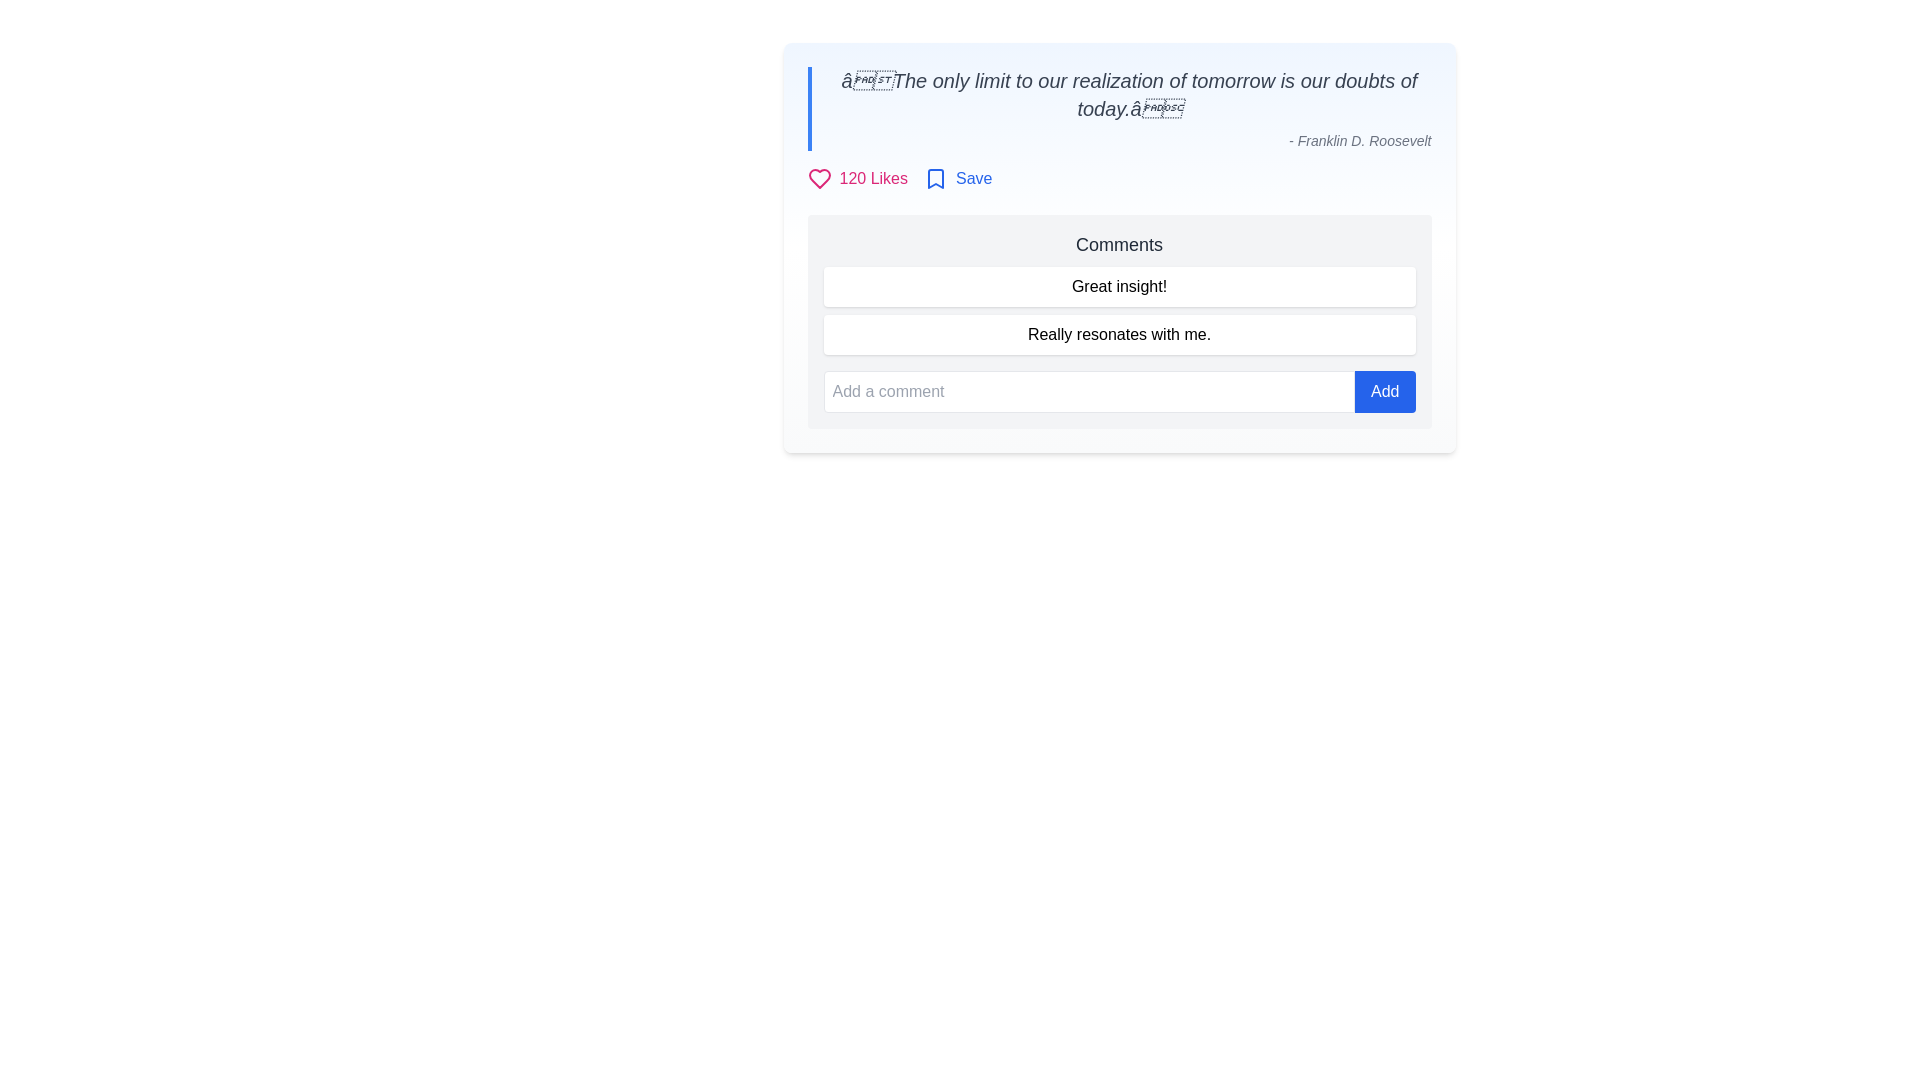 Image resolution: width=1920 pixels, height=1080 pixels. What do you see at coordinates (1384, 392) in the screenshot?
I see `the submit button located immediately to the right of the comment input field` at bounding box center [1384, 392].